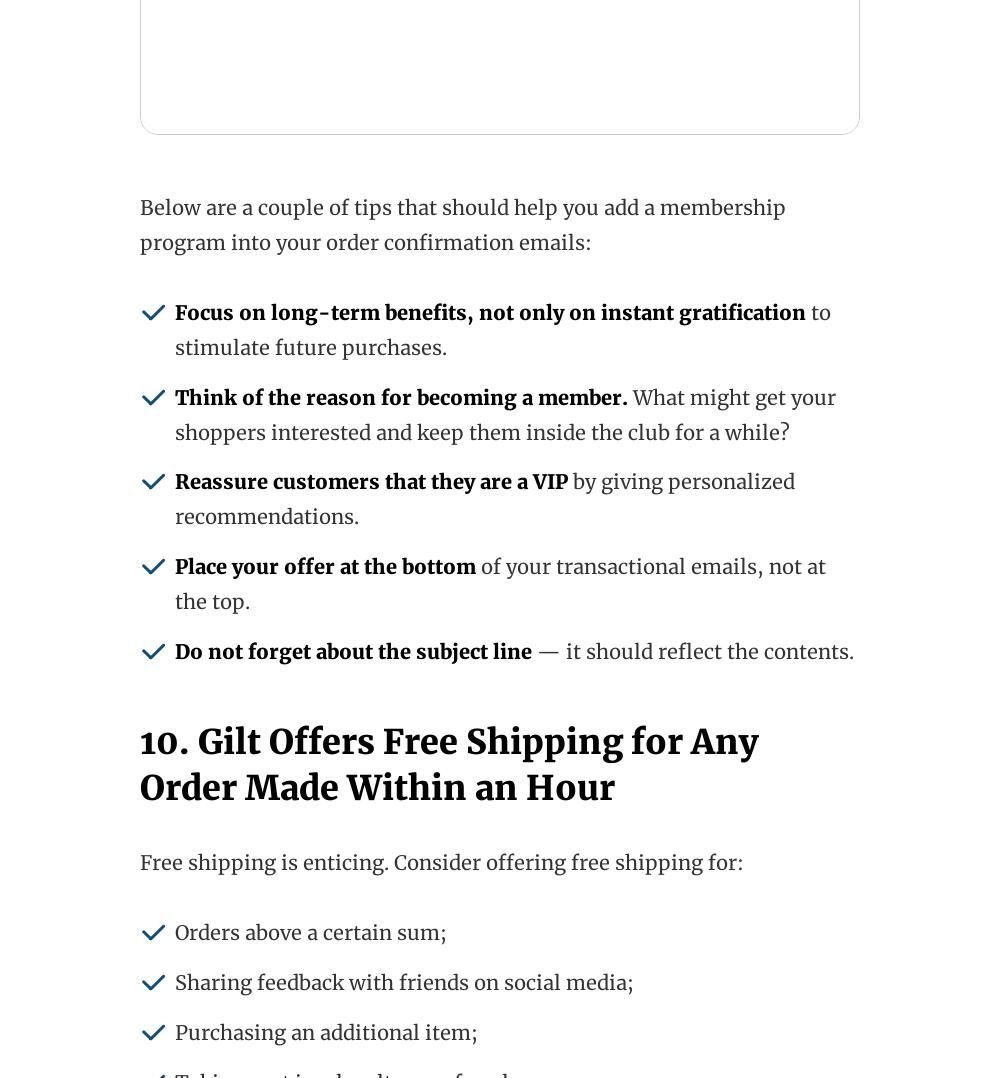 Image resolution: width=1000 pixels, height=1078 pixels. Describe the element at coordinates (175, 498) in the screenshot. I see `'by giving personalized recommendations.'` at that location.